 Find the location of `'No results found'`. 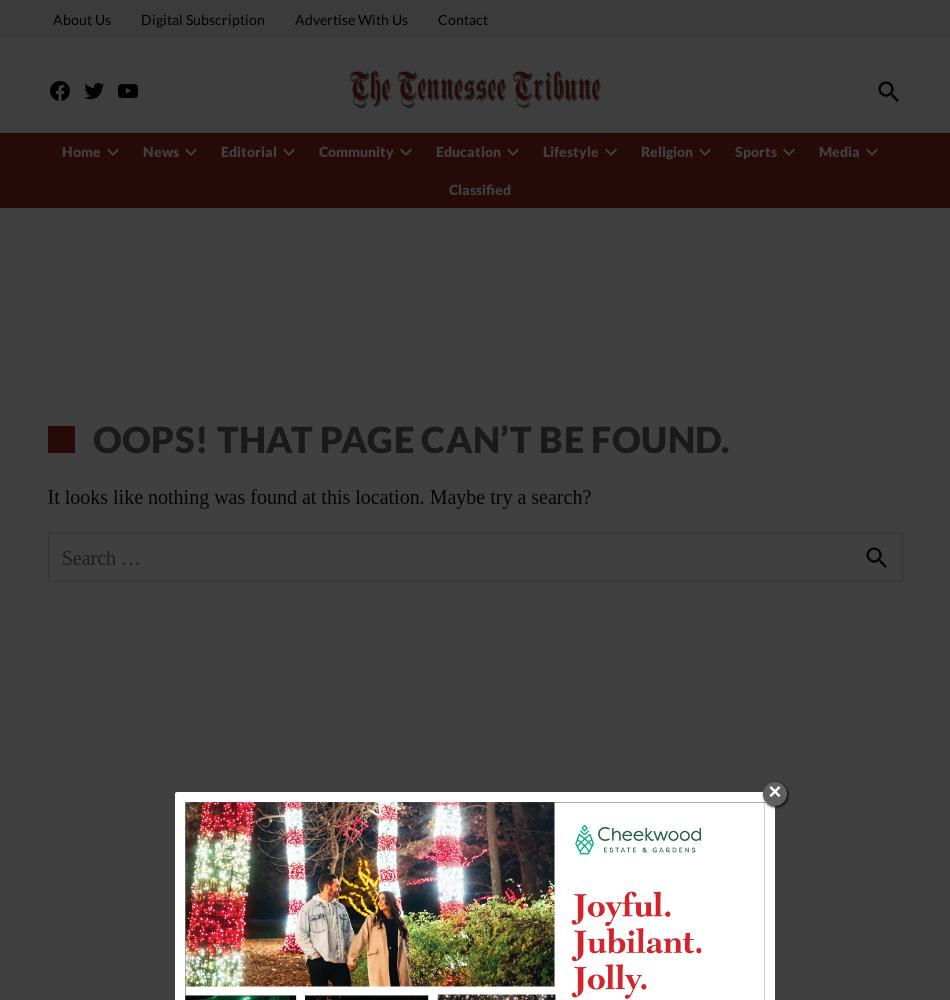

'No results found' is located at coordinates (147, 186).